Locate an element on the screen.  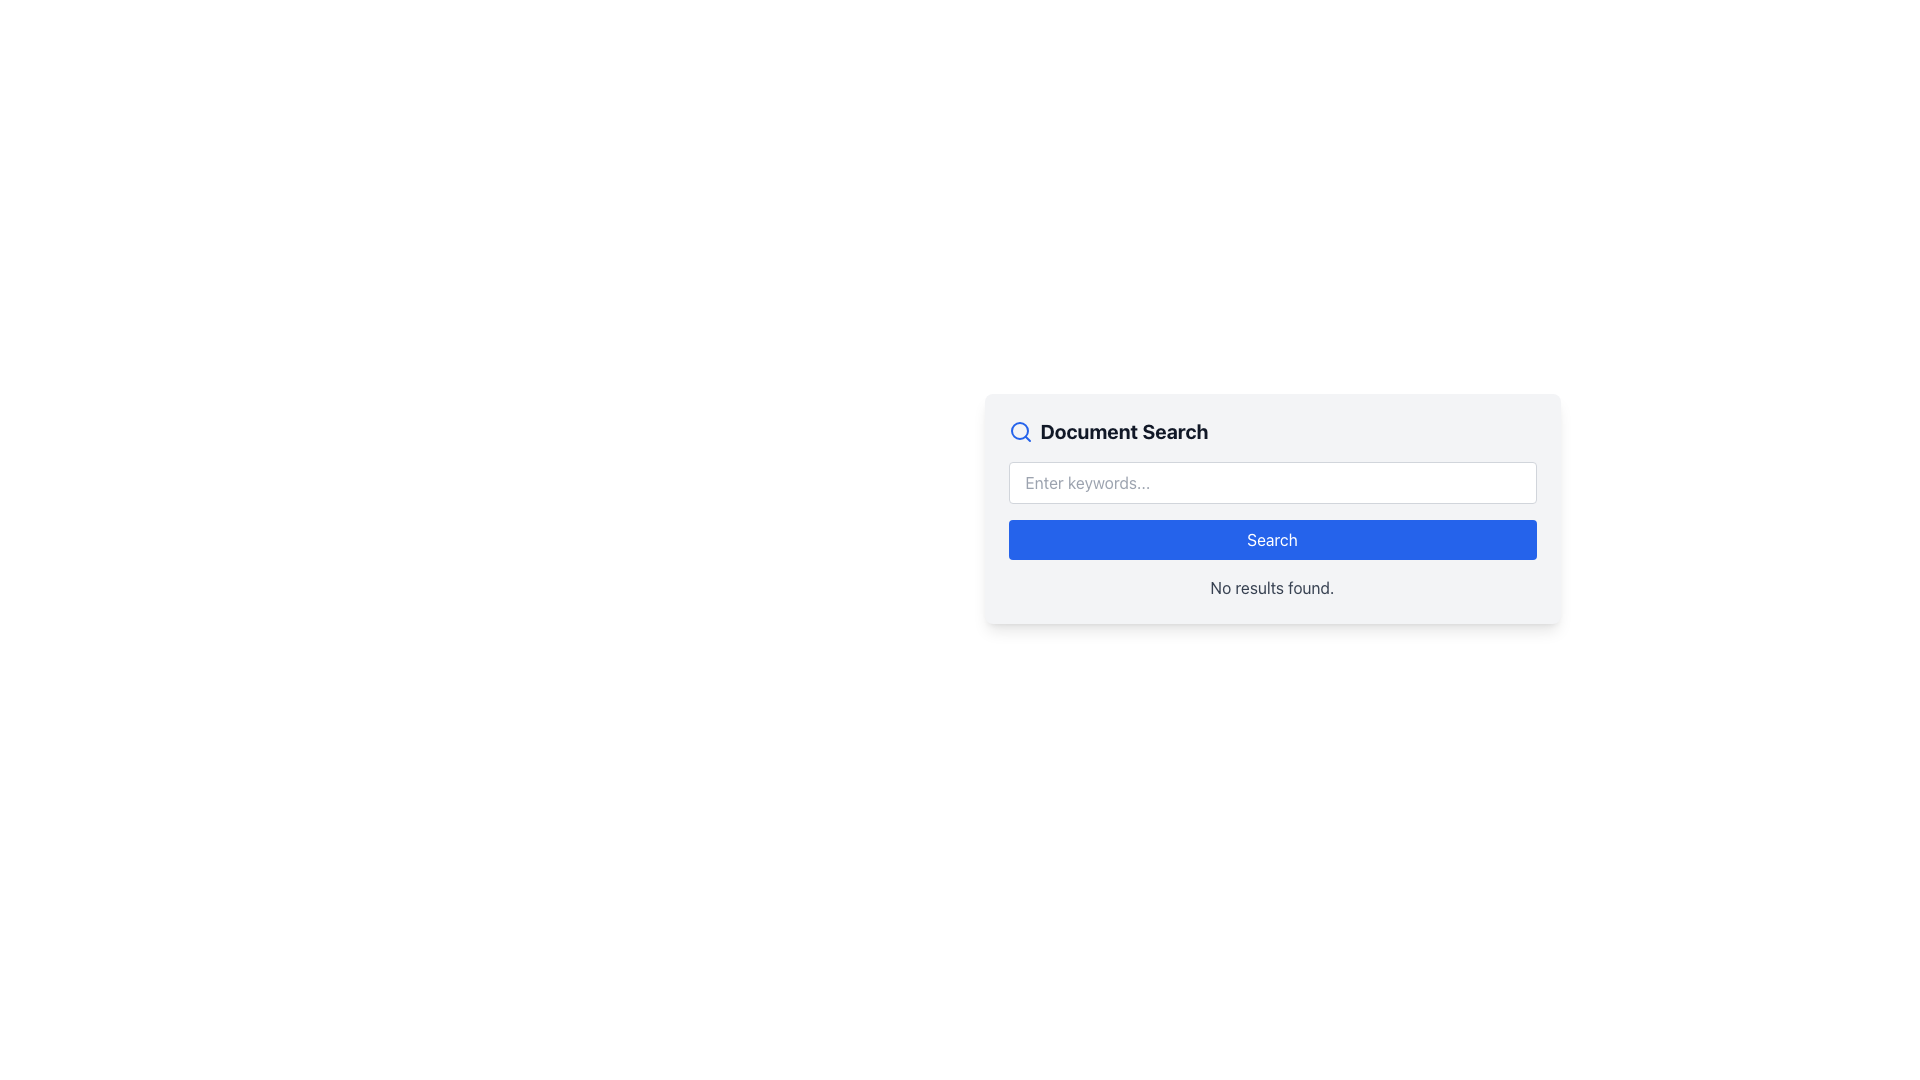
the search button located within the gray box, positioned below the 'Enter keywords...' text input field and above the 'No results found.' message, to observe its hover effect is located at coordinates (1271, 540).